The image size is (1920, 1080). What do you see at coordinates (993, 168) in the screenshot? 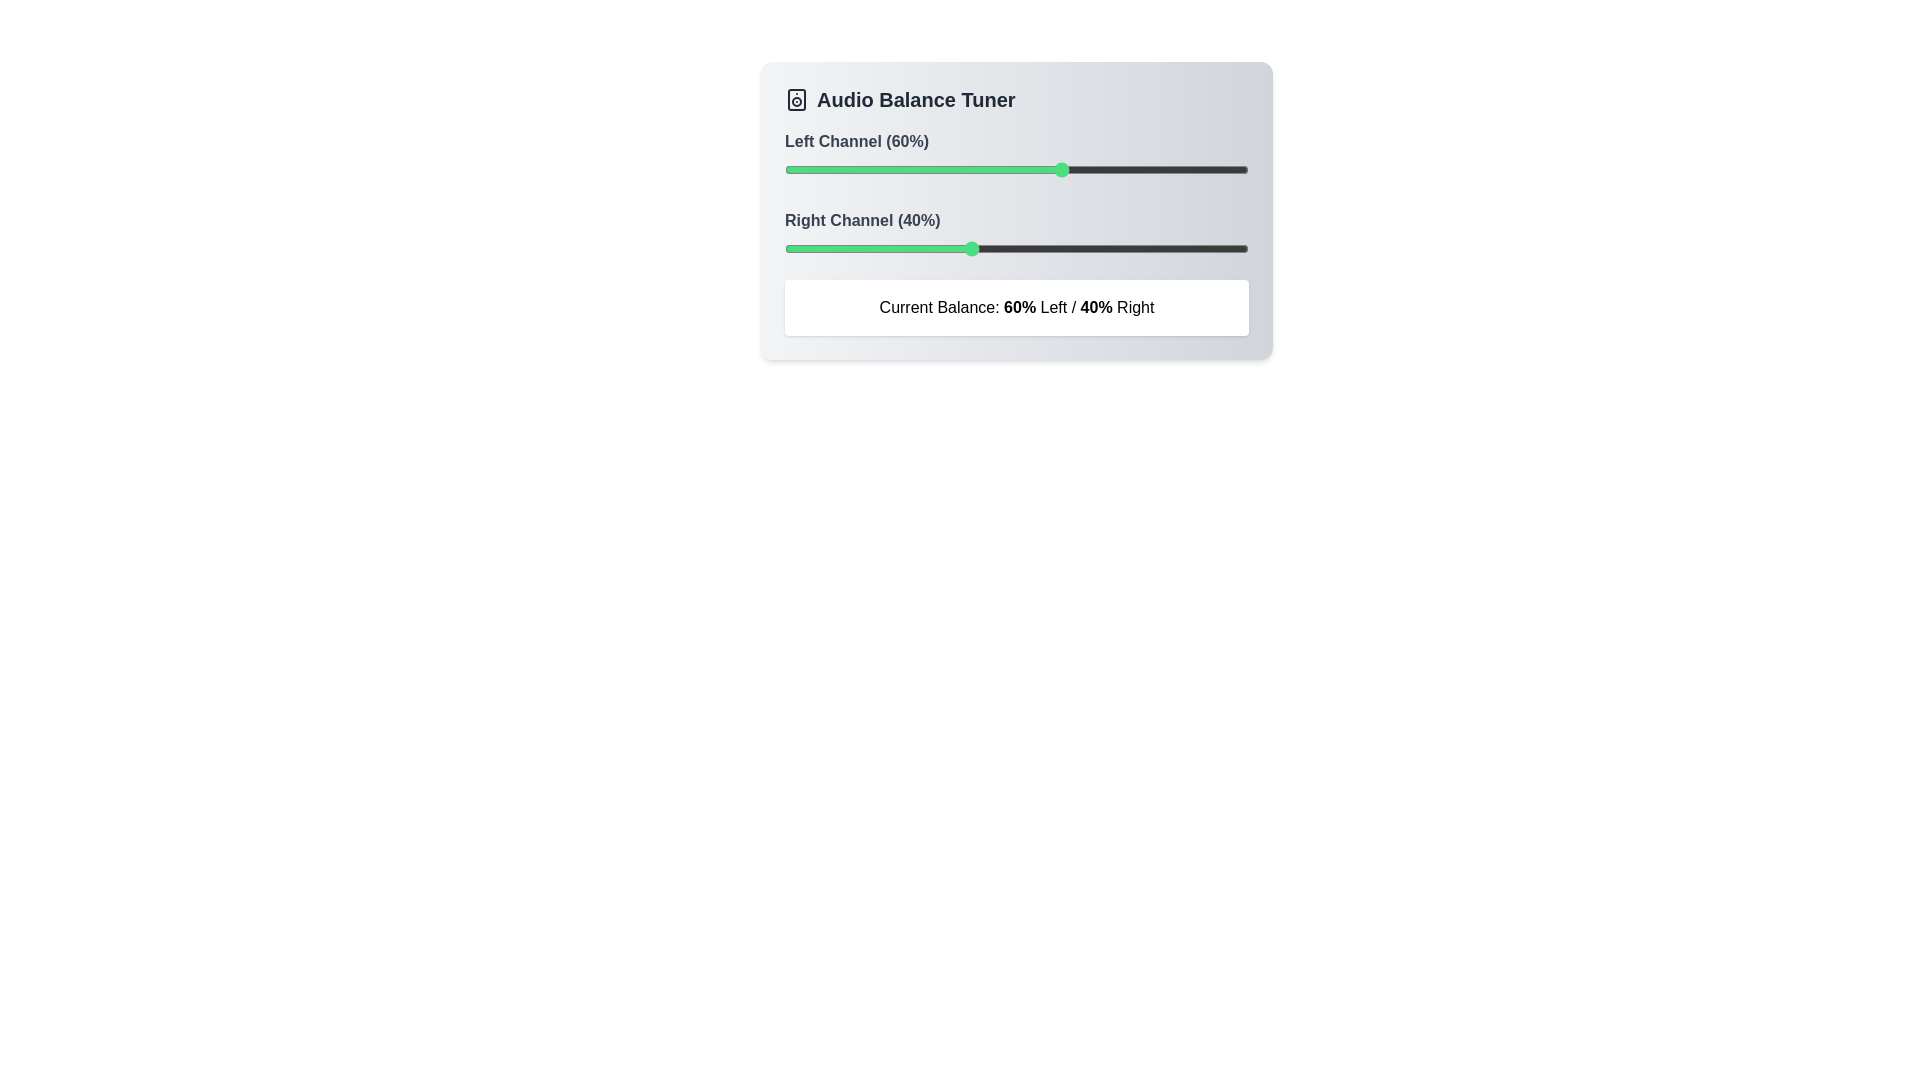
I see `the left channel balance to 45% using the slider` at bounding box center [993, 168].